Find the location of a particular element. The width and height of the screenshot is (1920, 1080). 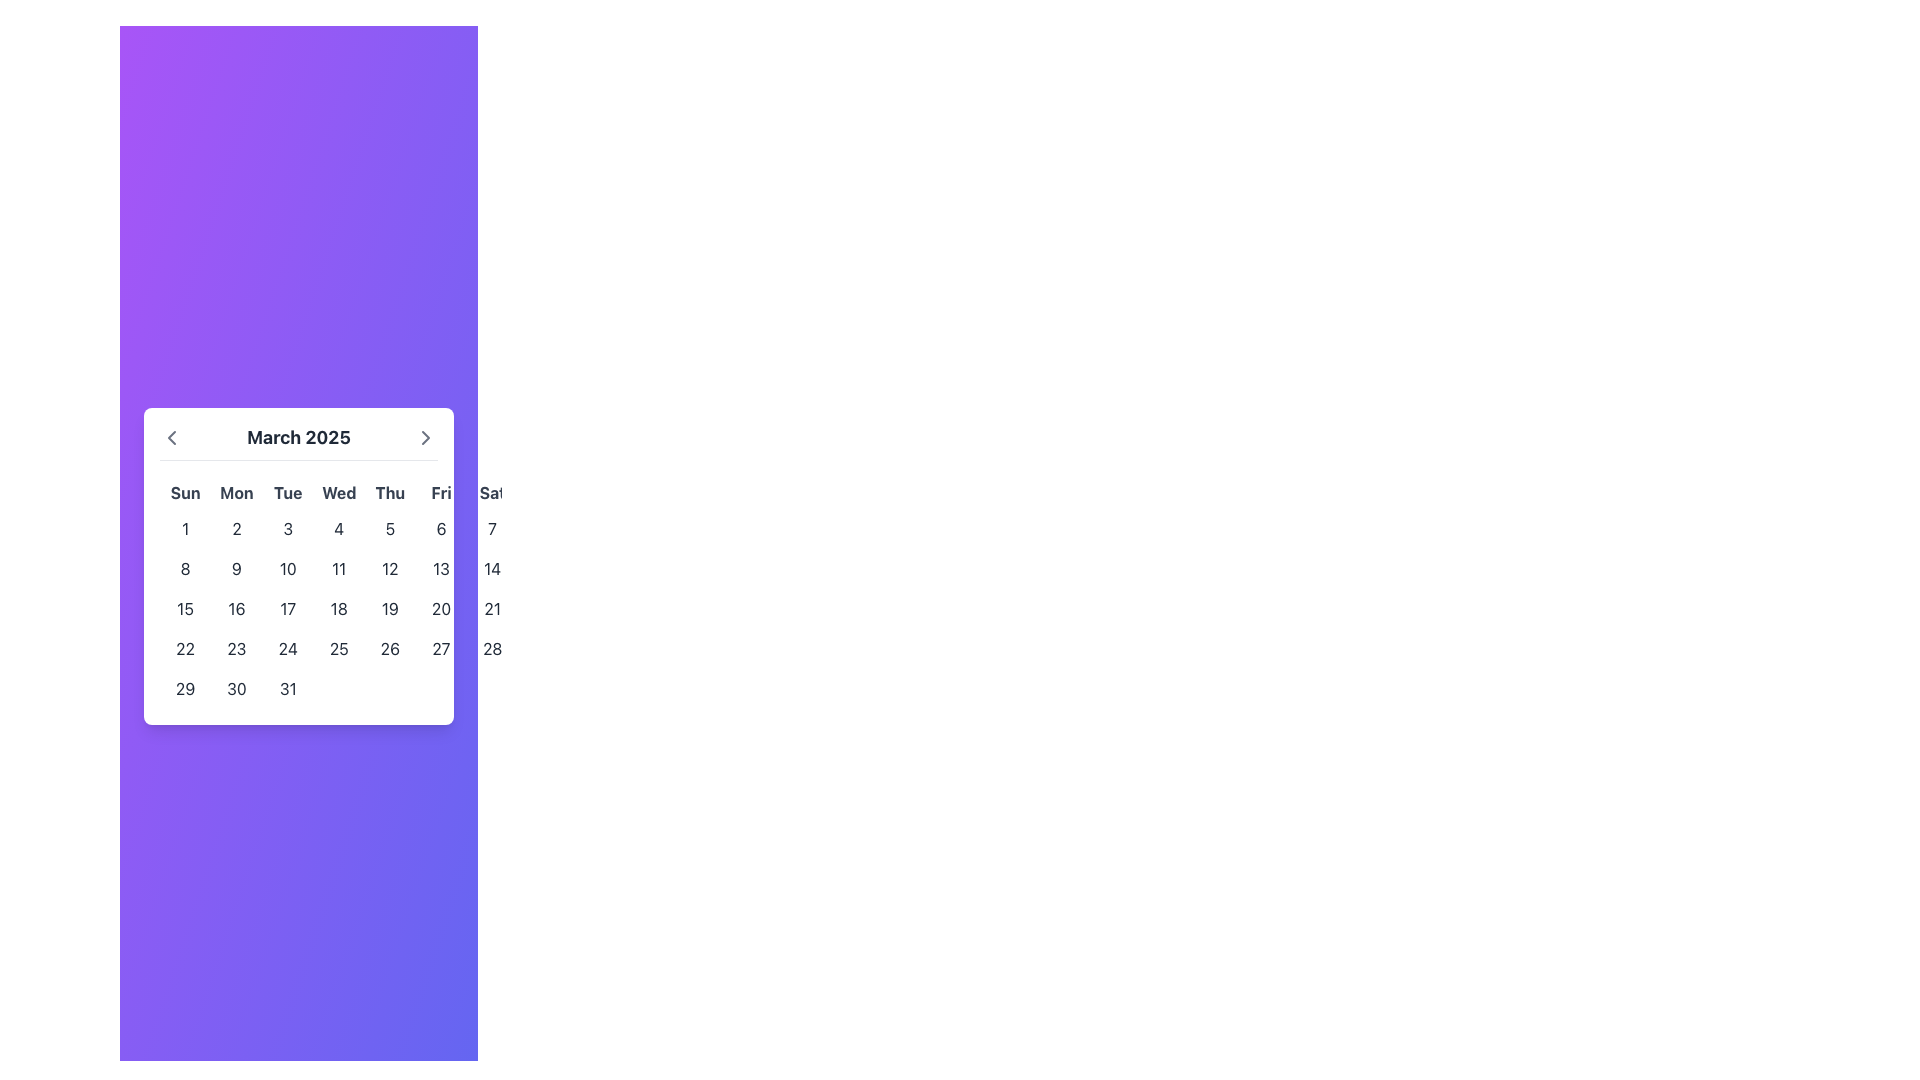

the calendar date cell displaying the text '29' is located at coordinates (185, 687).